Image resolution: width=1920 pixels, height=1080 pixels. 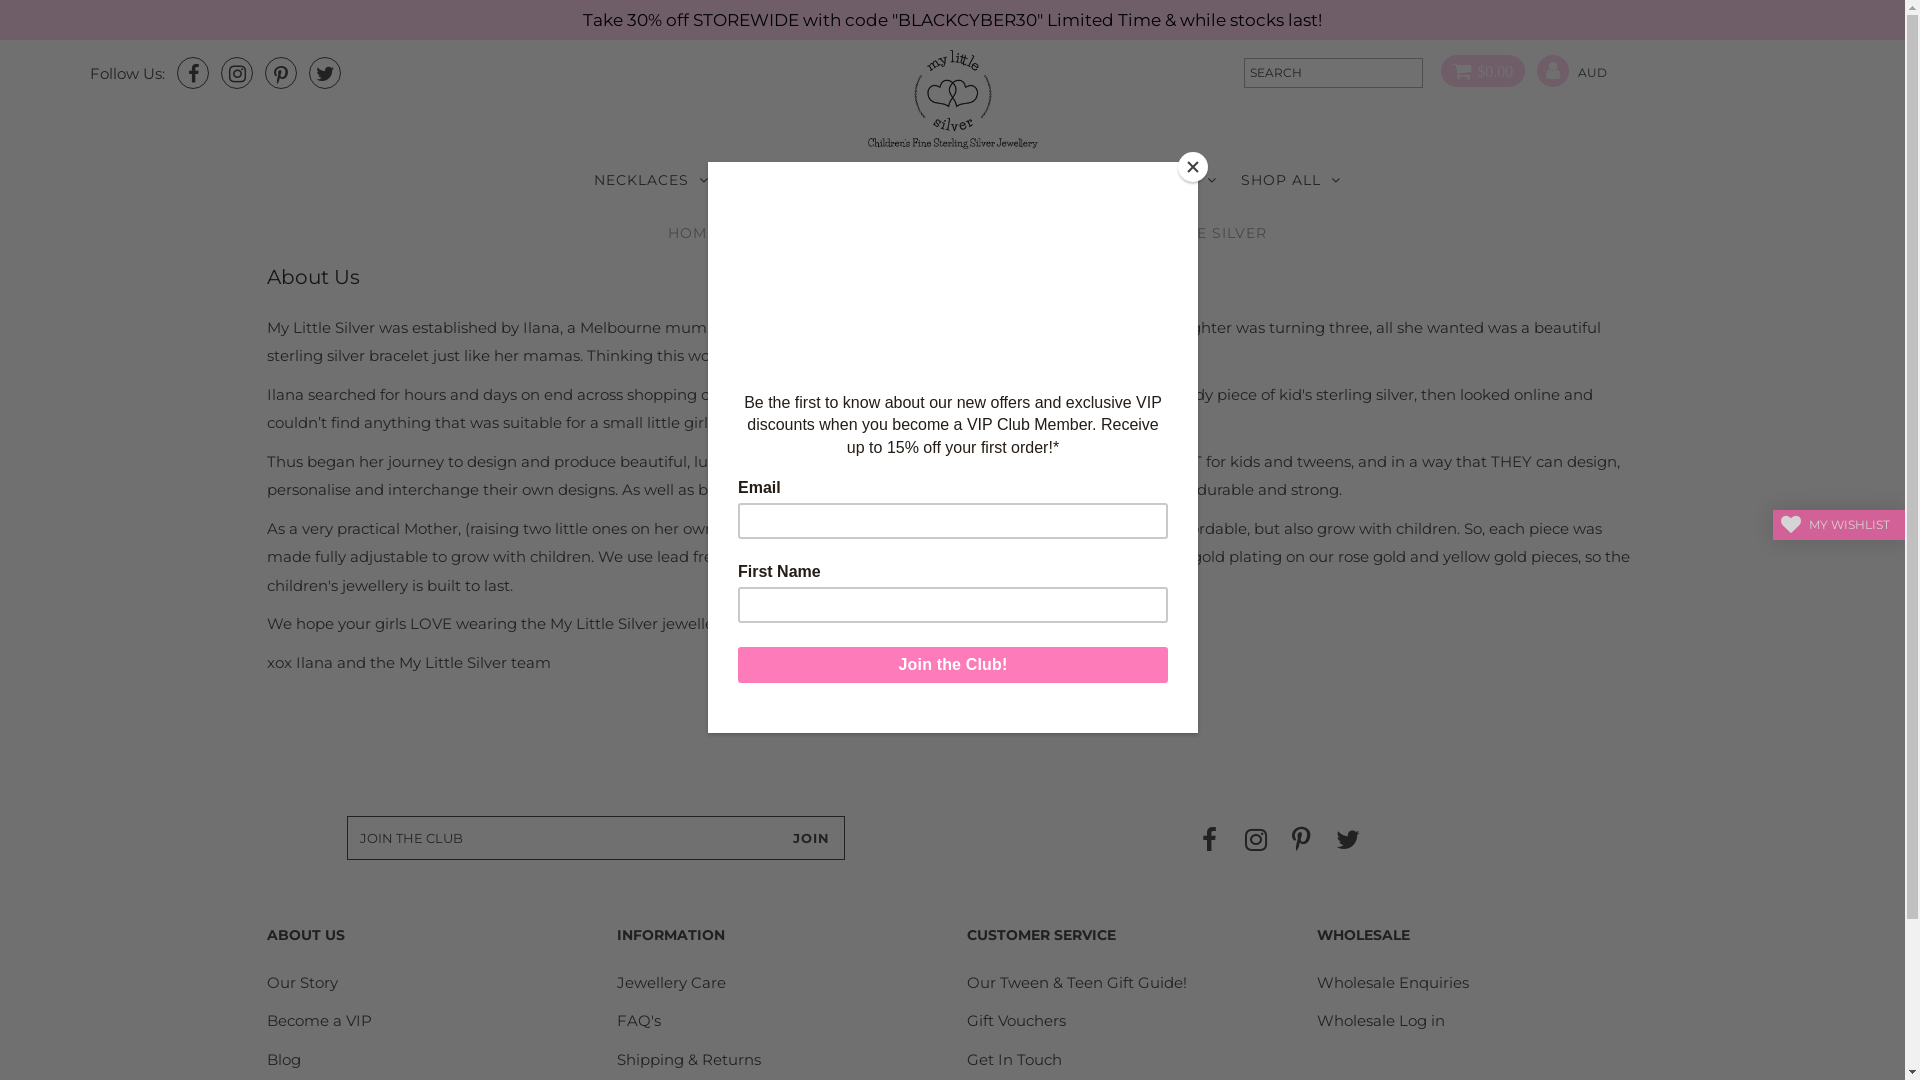 What do you see at coordinates (1291, 180) in the screenshot?
I see `'SHOP ALL'` at bounding box center [1291, 180].